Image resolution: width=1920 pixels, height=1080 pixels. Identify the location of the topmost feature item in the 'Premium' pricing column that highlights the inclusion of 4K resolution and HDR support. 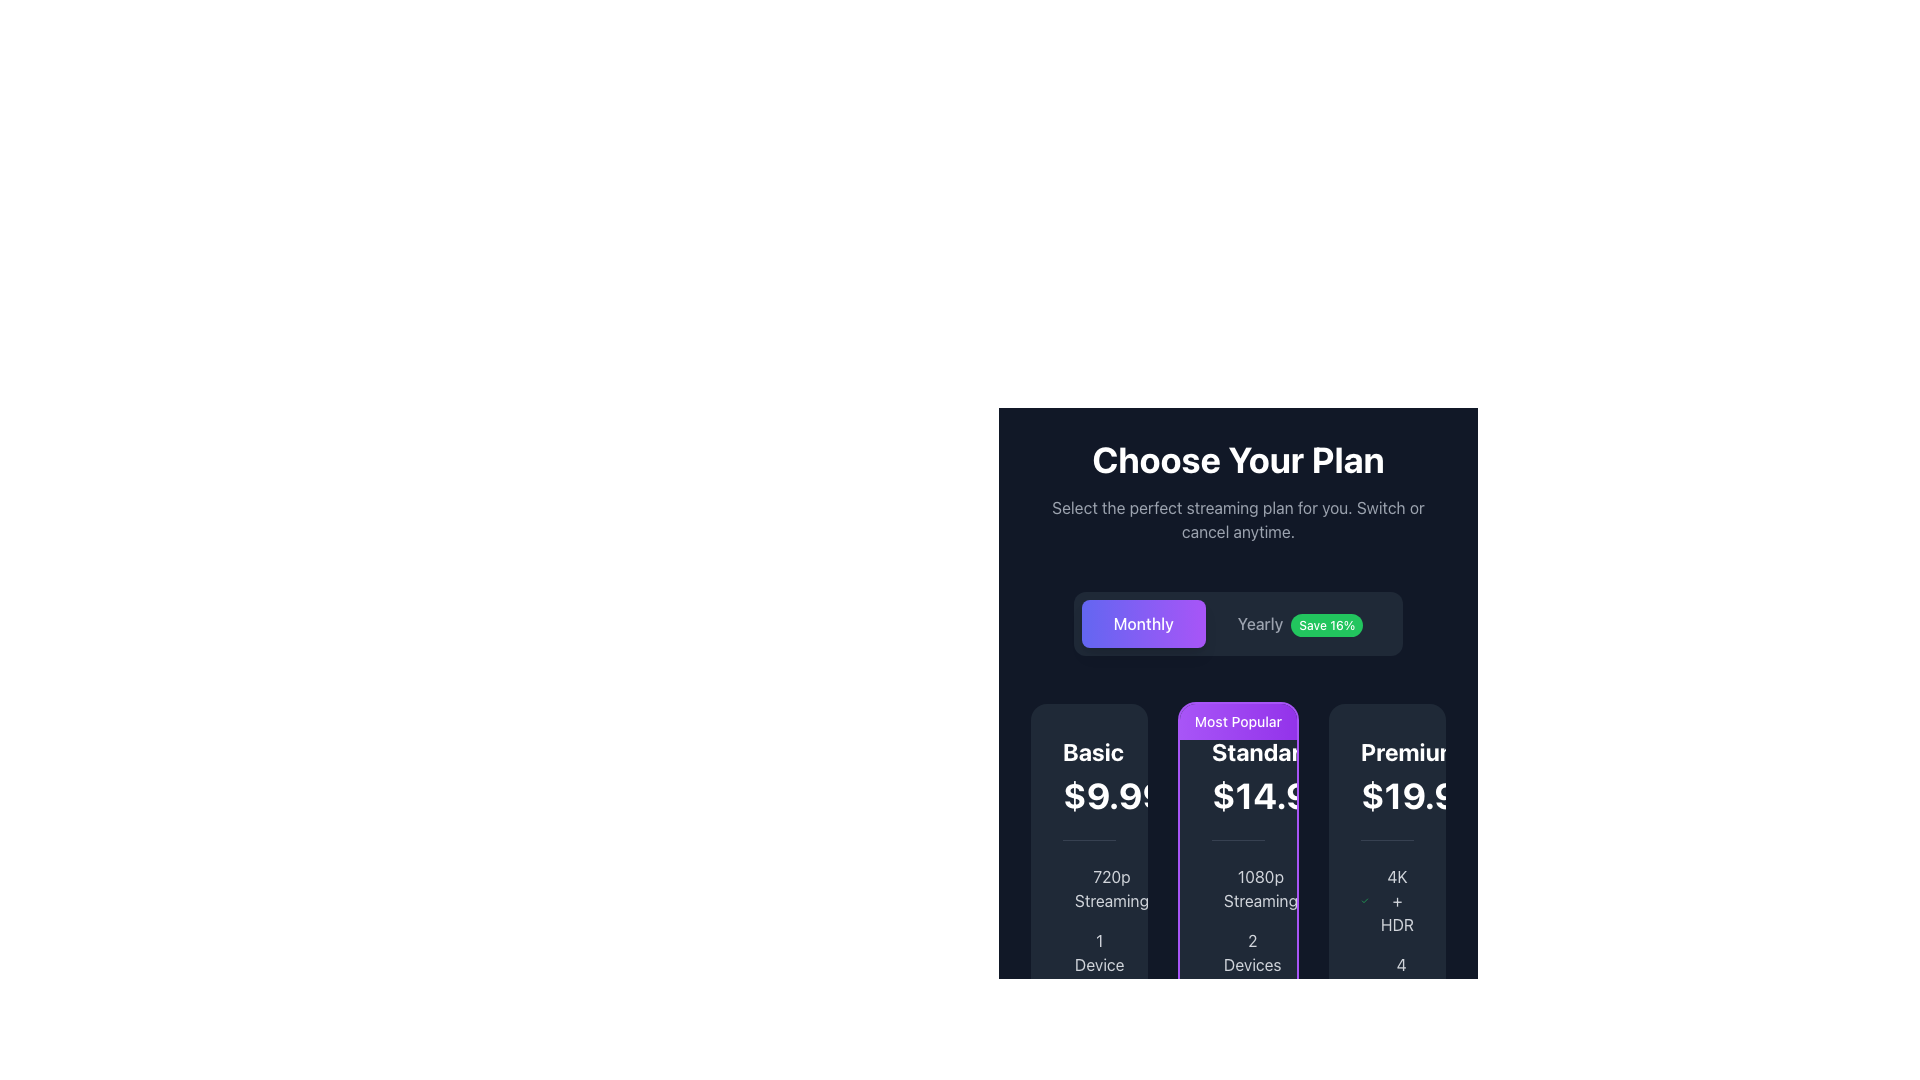
(1386, 901).